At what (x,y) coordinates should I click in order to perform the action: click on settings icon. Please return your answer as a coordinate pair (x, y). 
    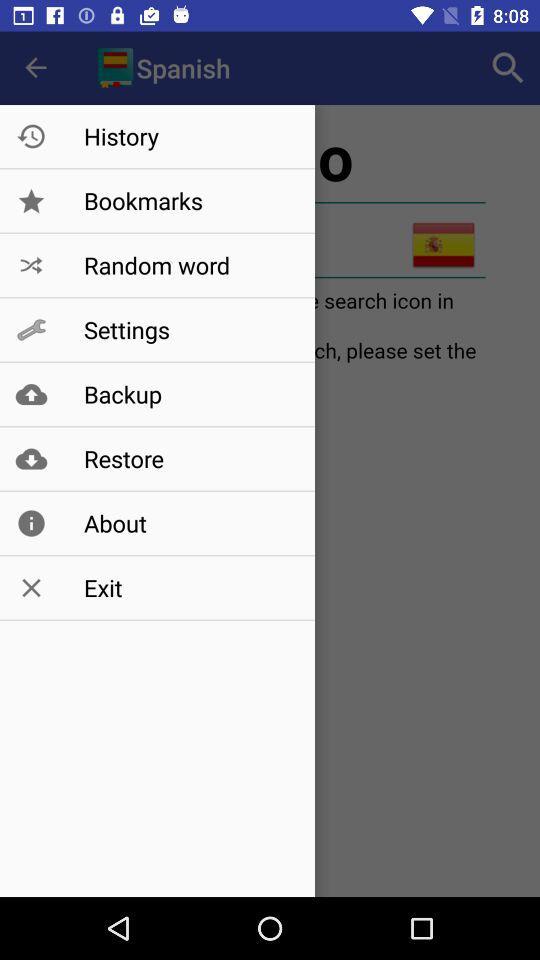
    Looking at the image, I should click on (189, 330).